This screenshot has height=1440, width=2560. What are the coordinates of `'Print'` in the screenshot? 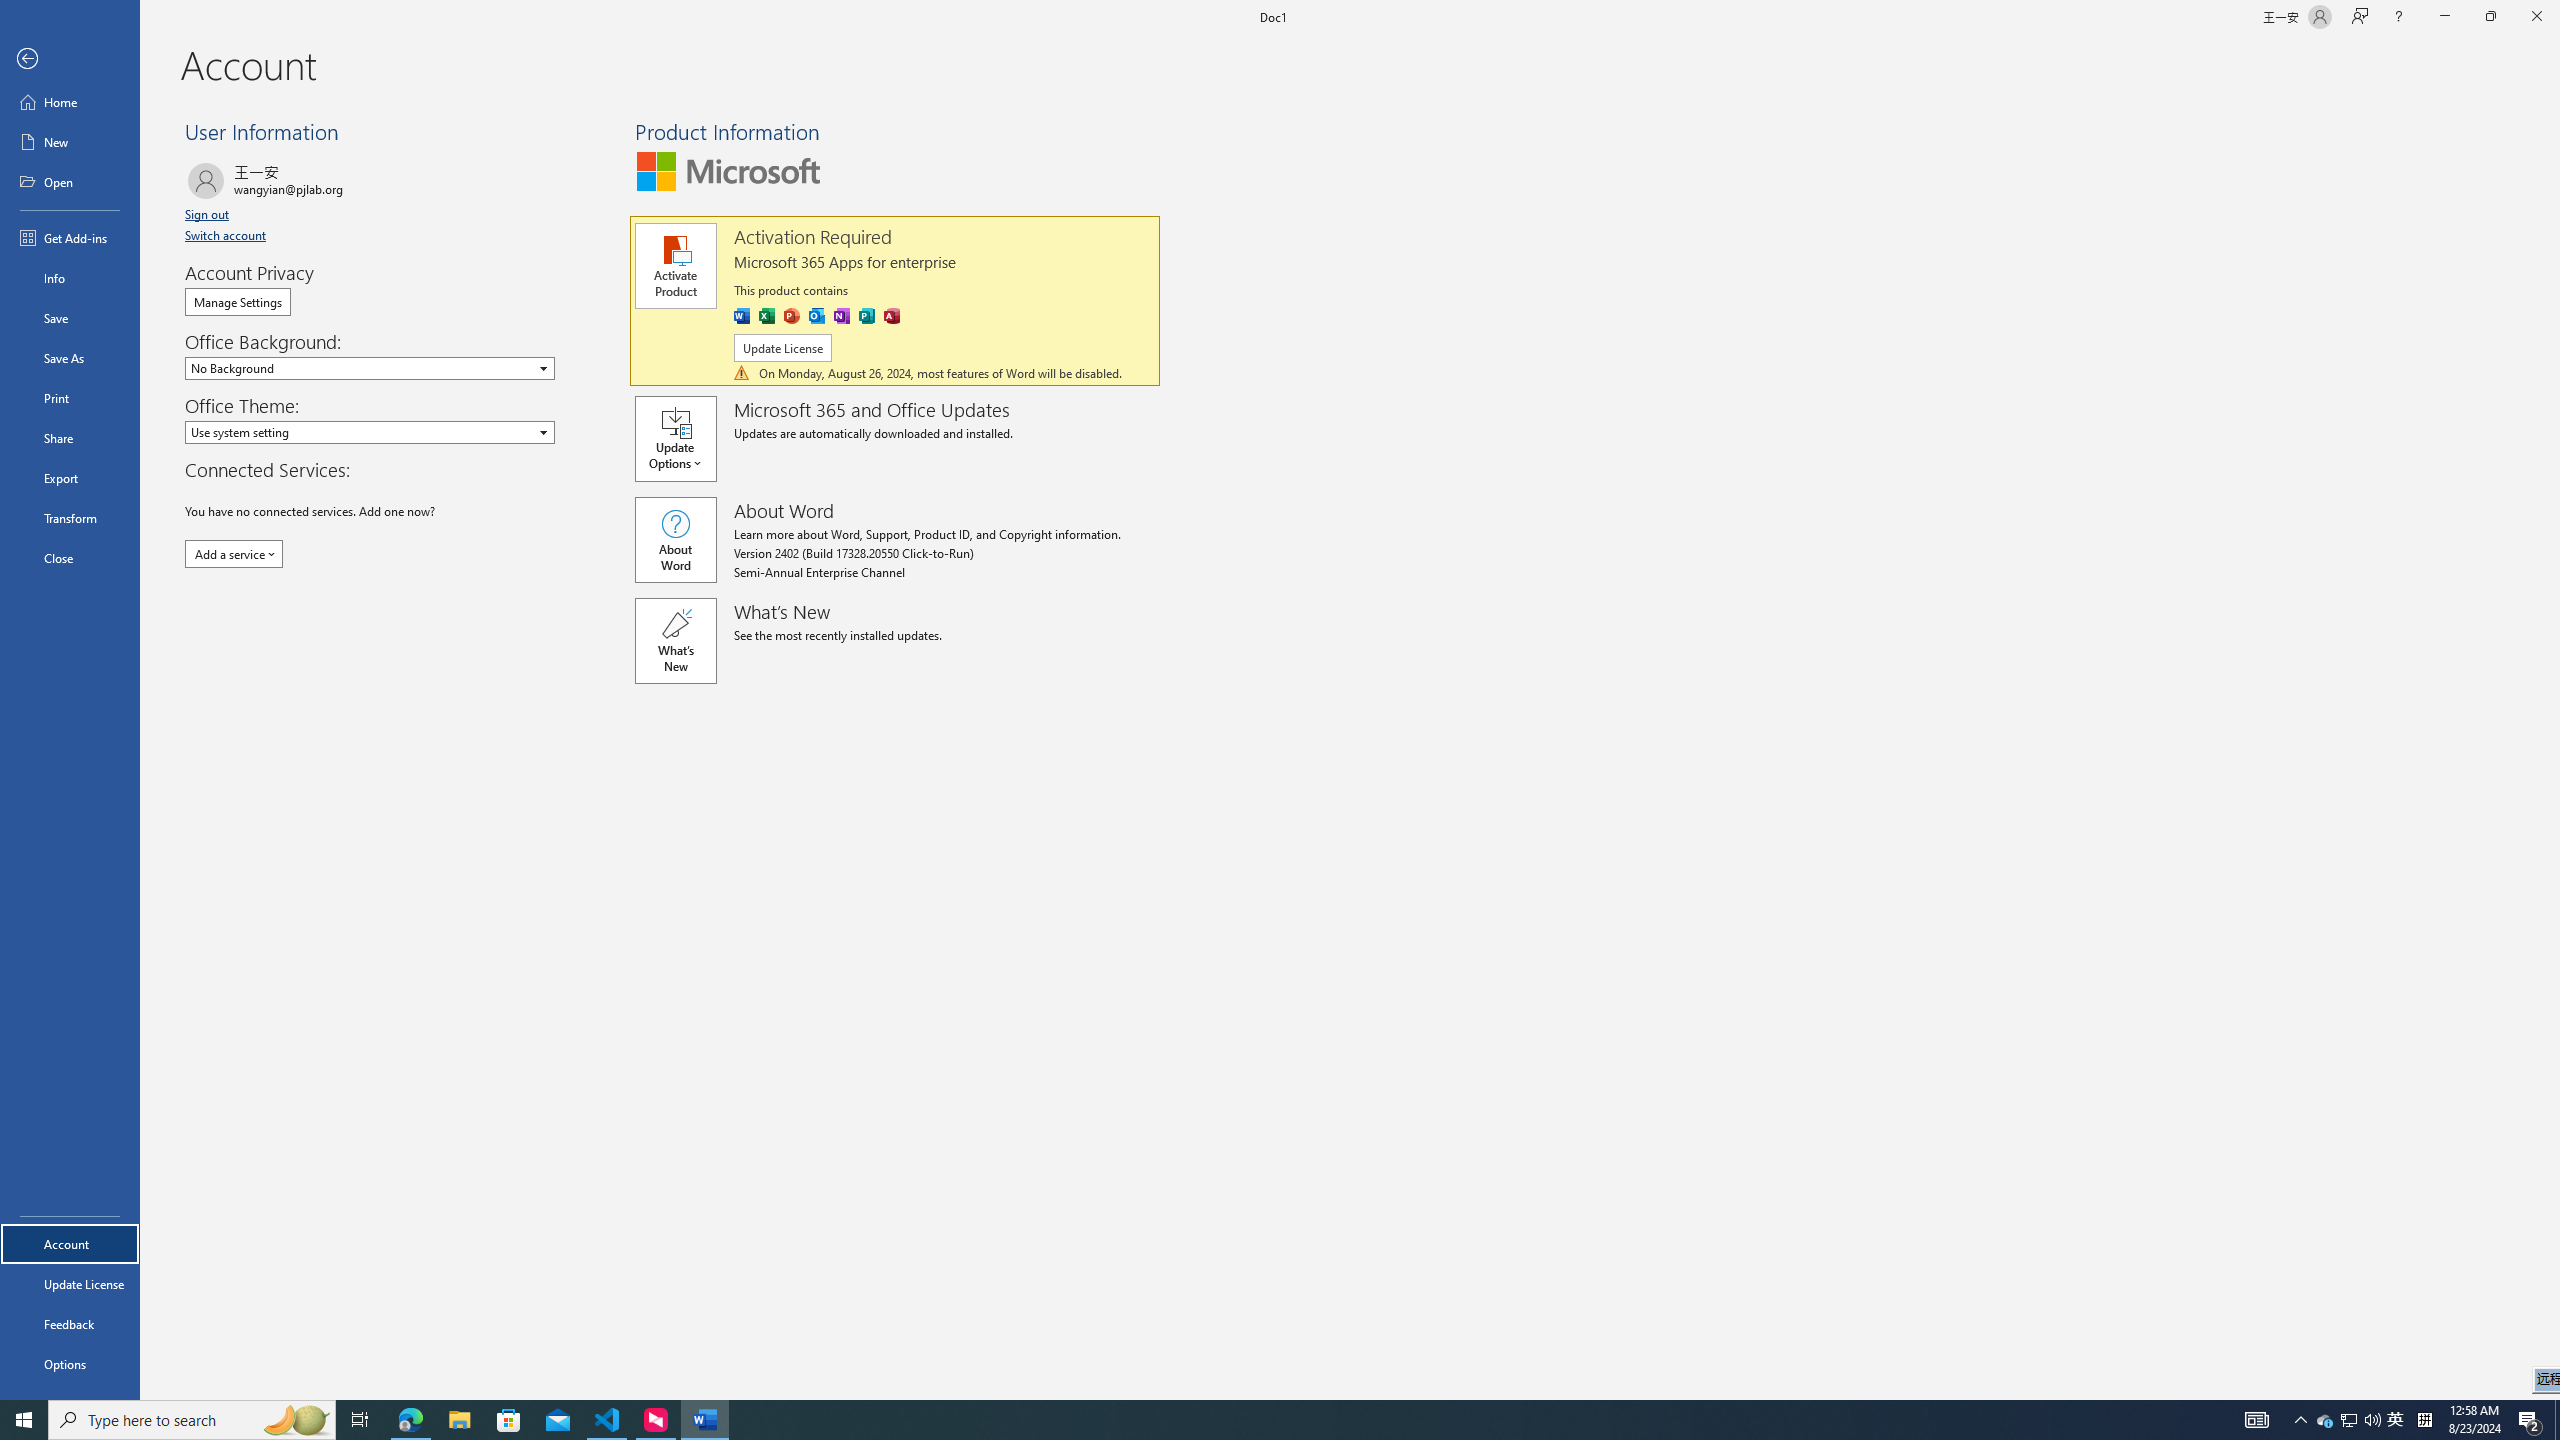 It's located at (69, 397).